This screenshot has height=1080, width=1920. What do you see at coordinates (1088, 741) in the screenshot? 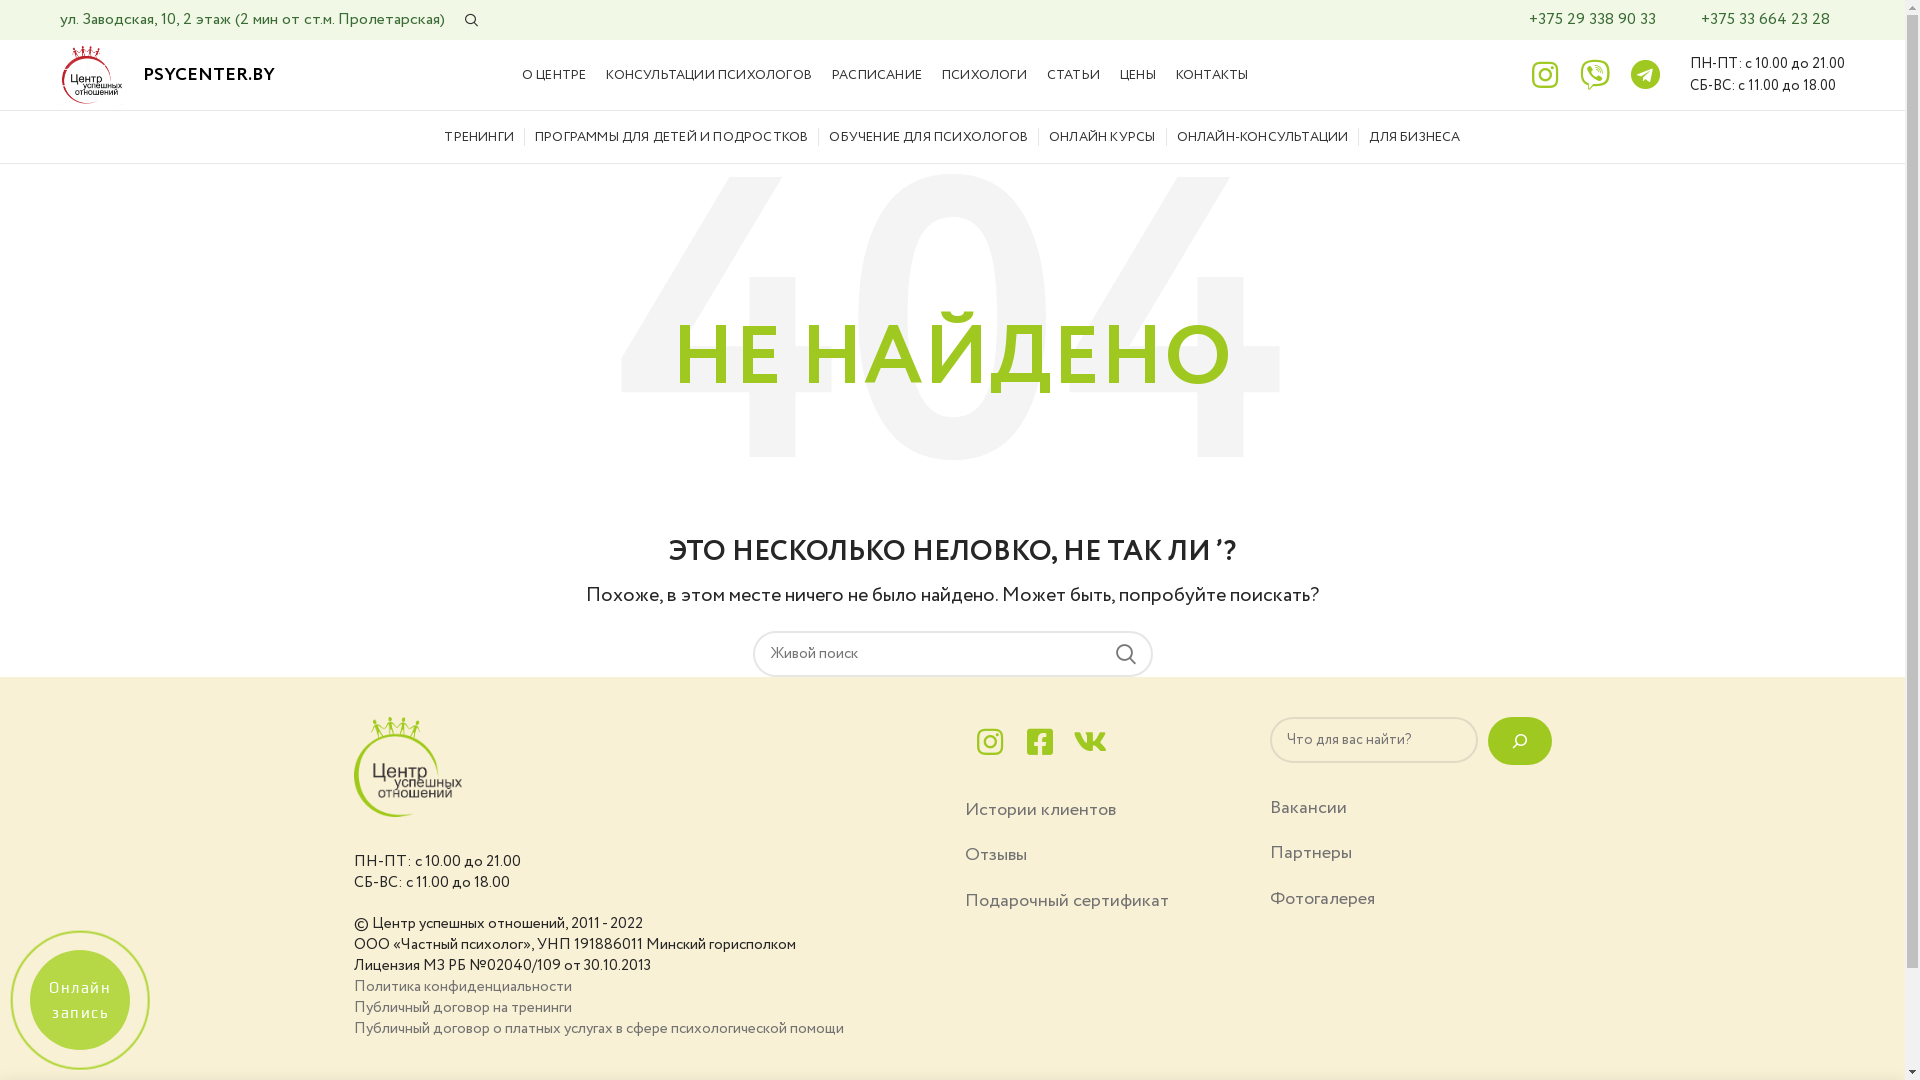
I see `'vk'` at bounding box center [1088, 741].